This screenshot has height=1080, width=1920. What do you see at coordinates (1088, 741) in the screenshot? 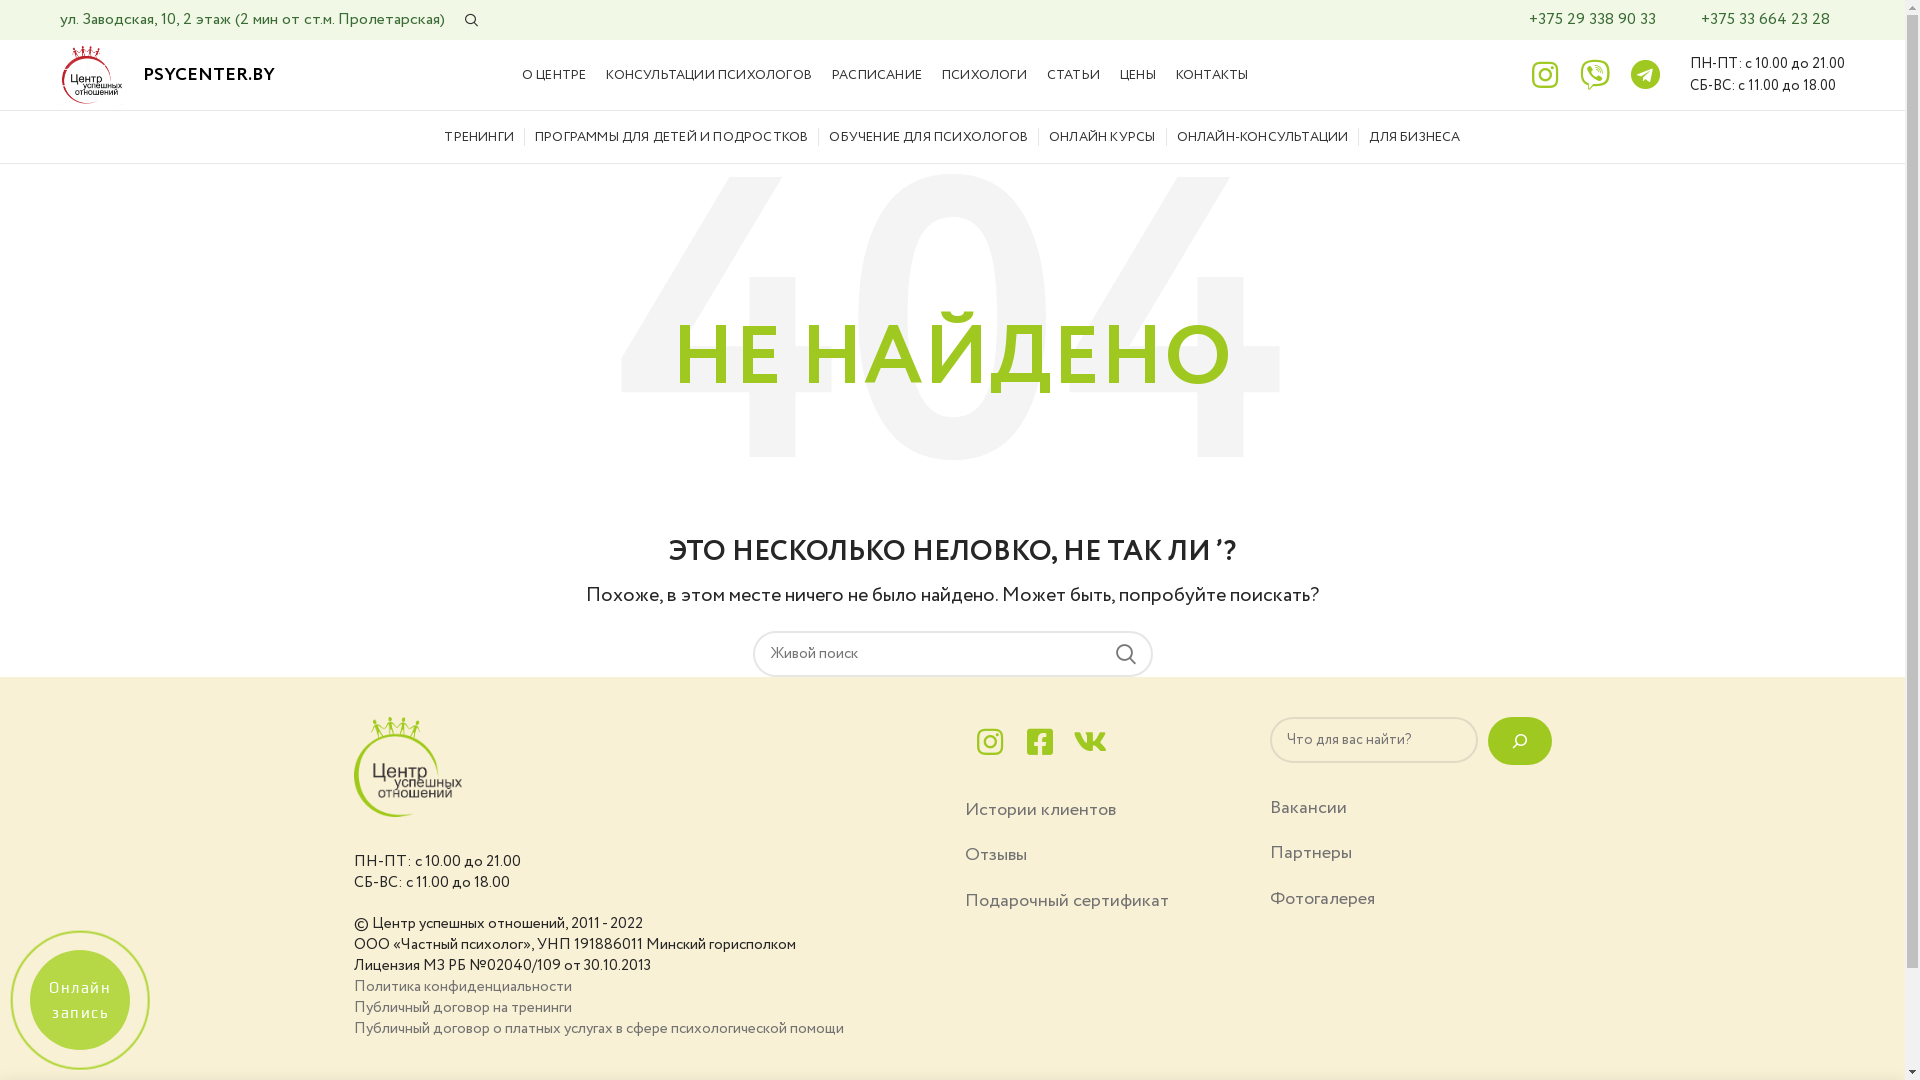
I see `'vk'` at bounding box center [1088, 741].